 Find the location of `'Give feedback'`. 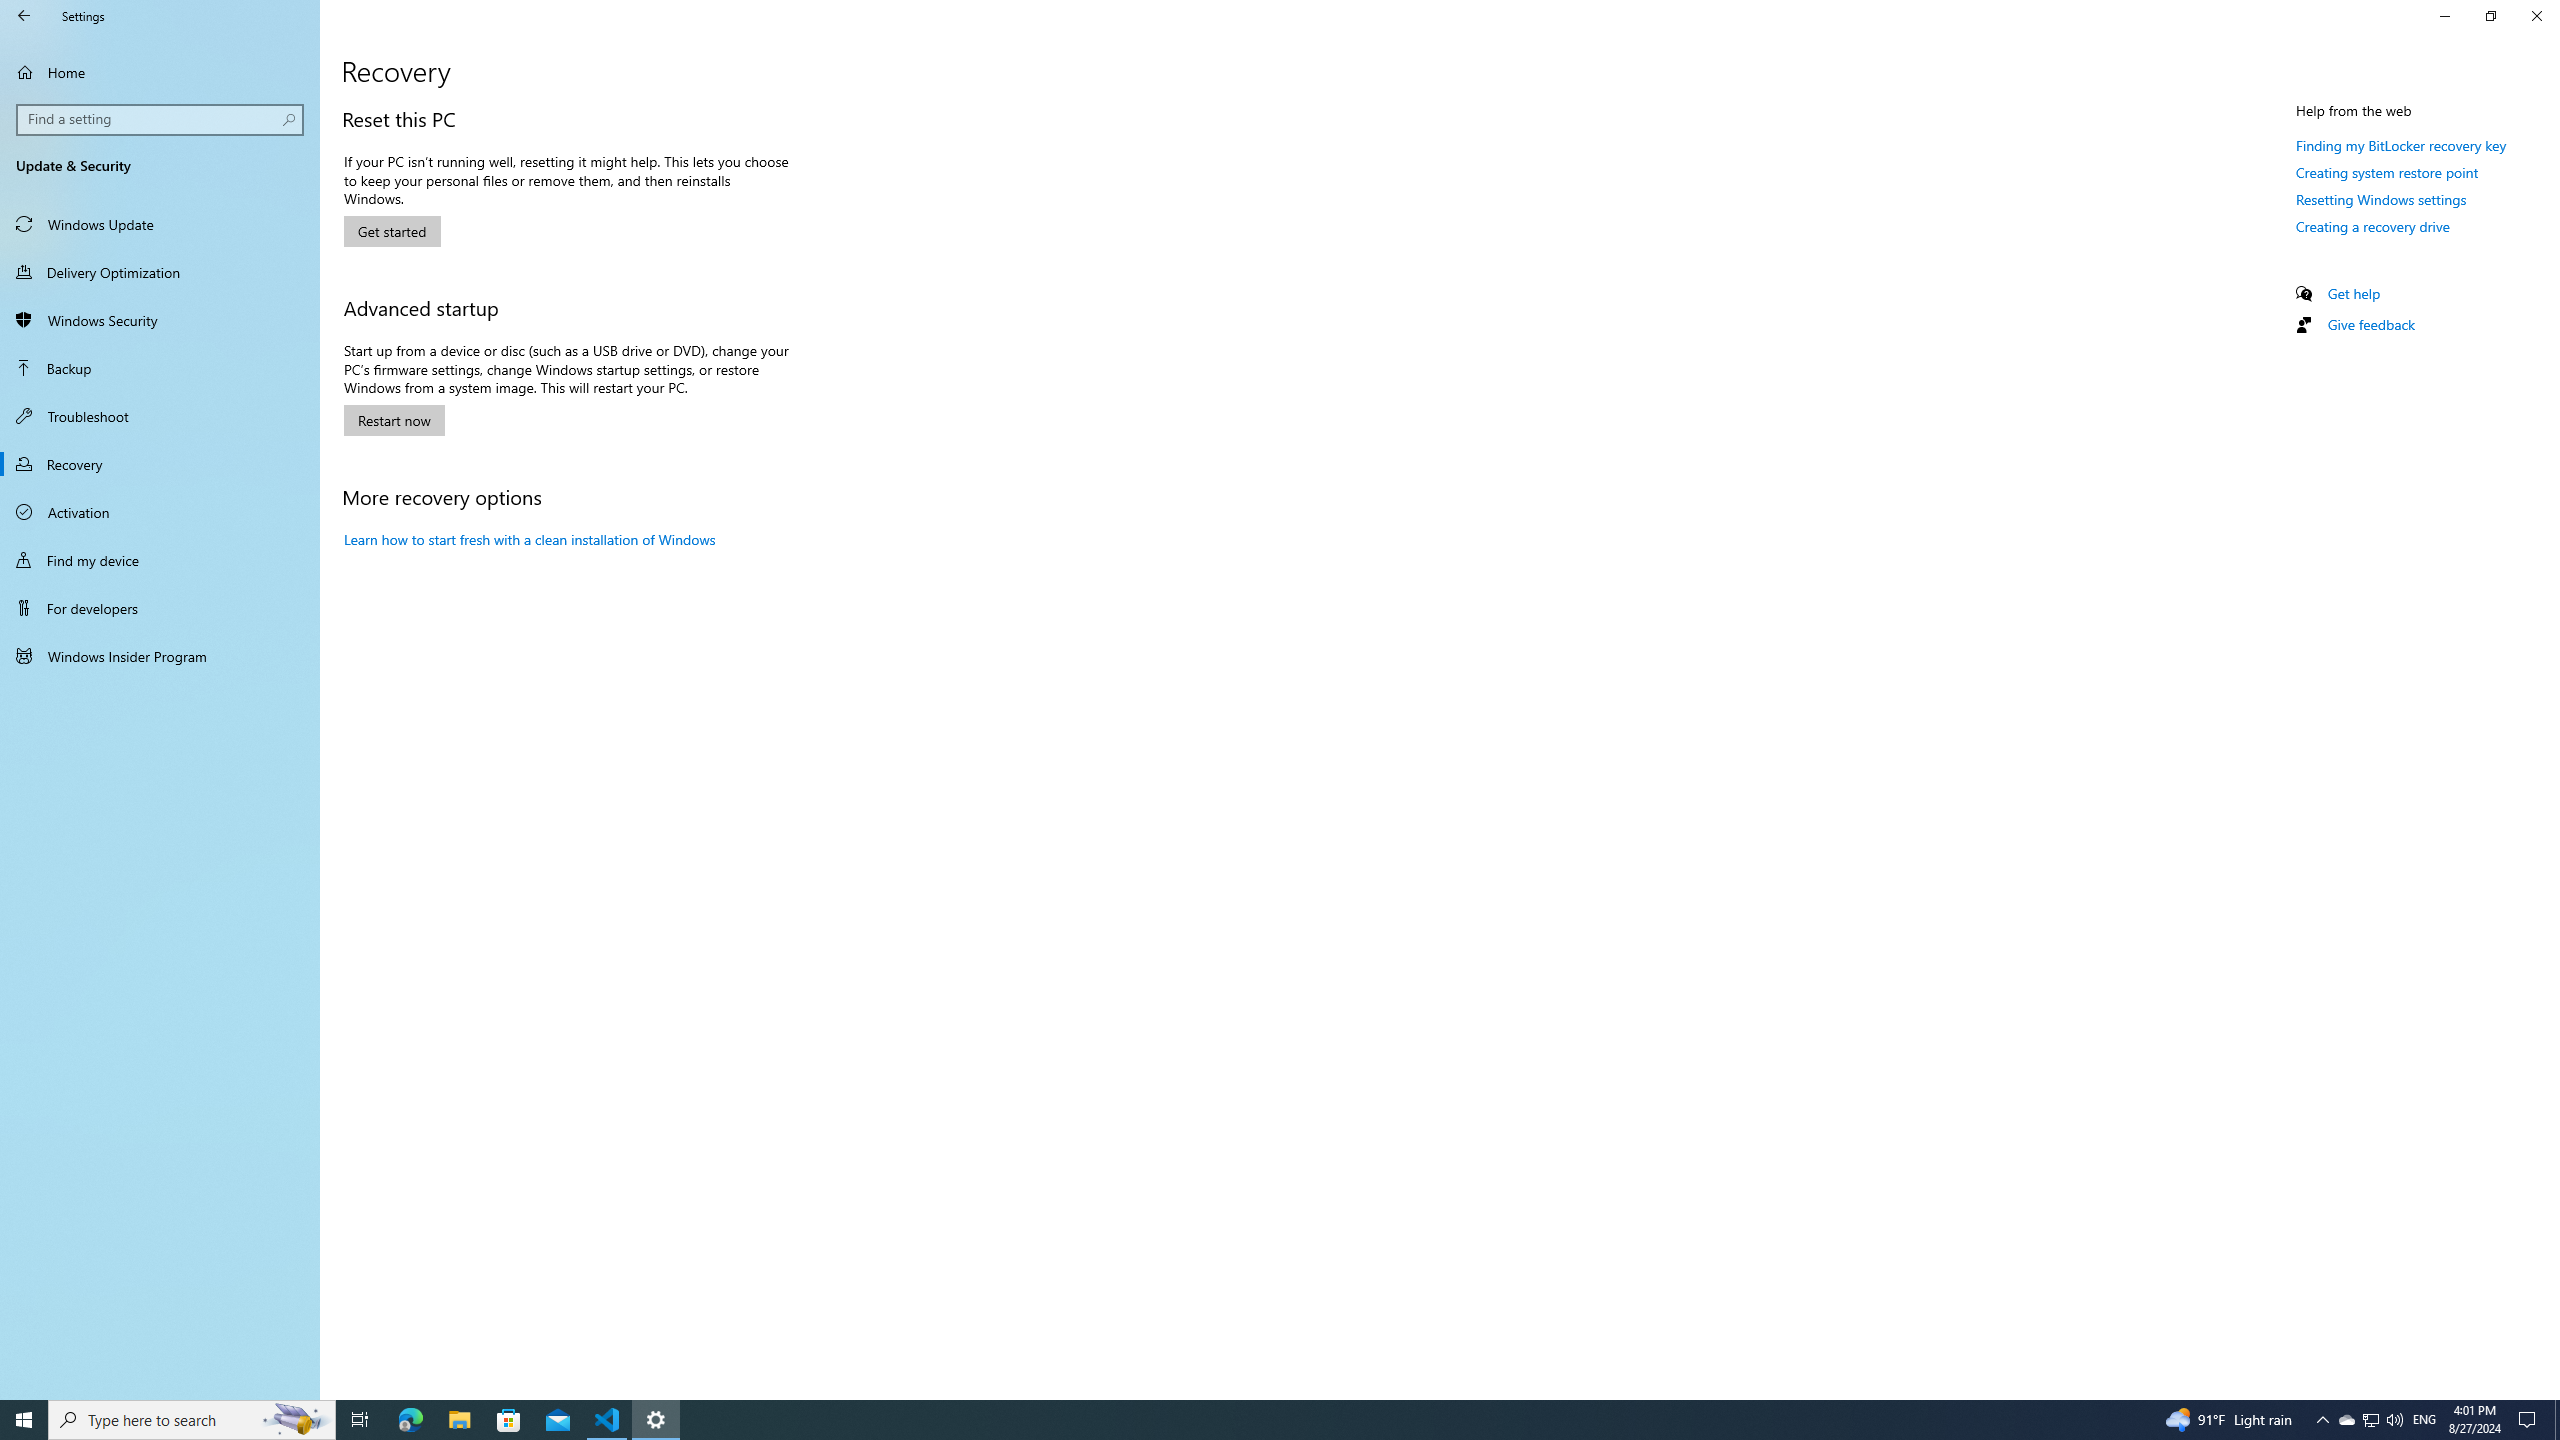

'Give feedback' is located at coordinates (2369, 323).